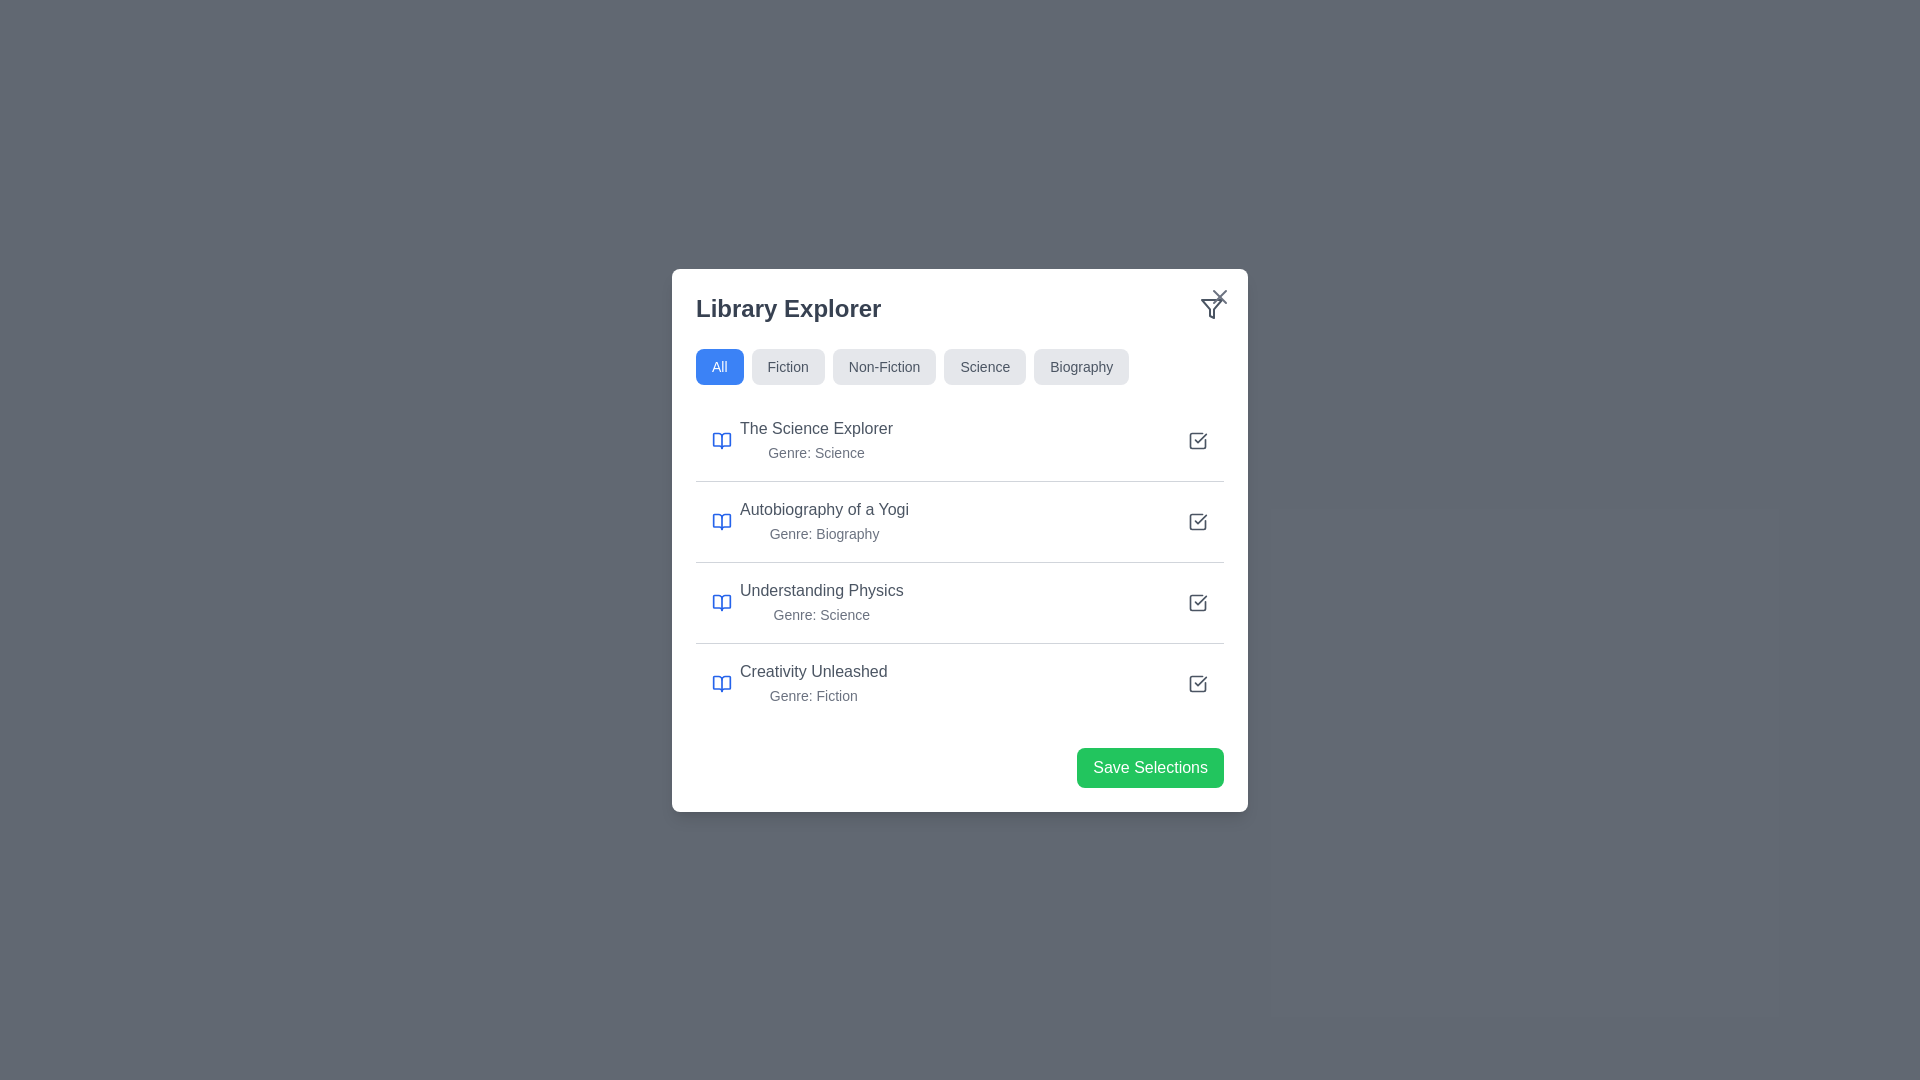 The image size is (1920, 1080). Describe the element at coordinates (1198, 601) in the screenshot. I see `the checkbox located to the far right of the third list item titled 'Understanding Physics' in the 'Library Explorer' interface` at that location.